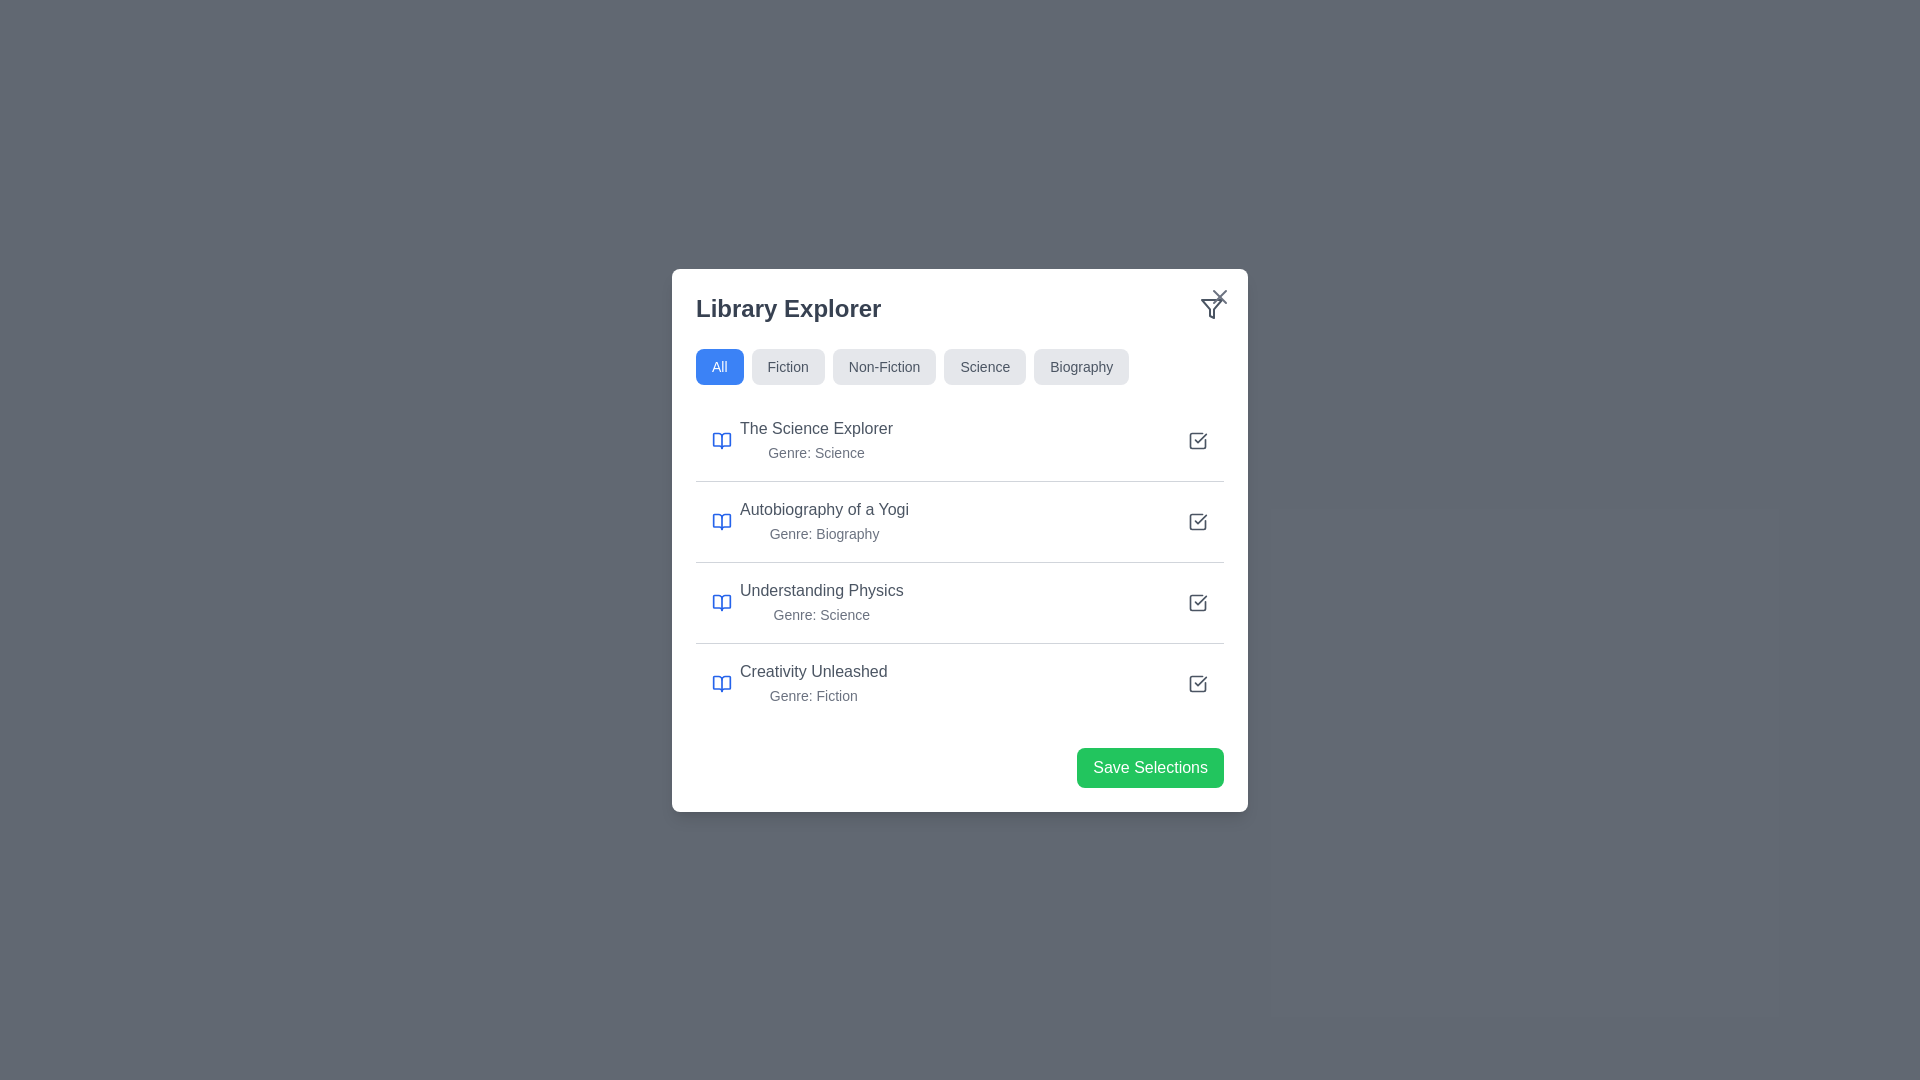 The image size is (1920, 1080). Describe the element at coordinates (1198, 601) in the screenshot. I see `the checkbox located to the far right of the third list item titled 'Understanding Physics' in the 'Library Explorer' interface` at that location.